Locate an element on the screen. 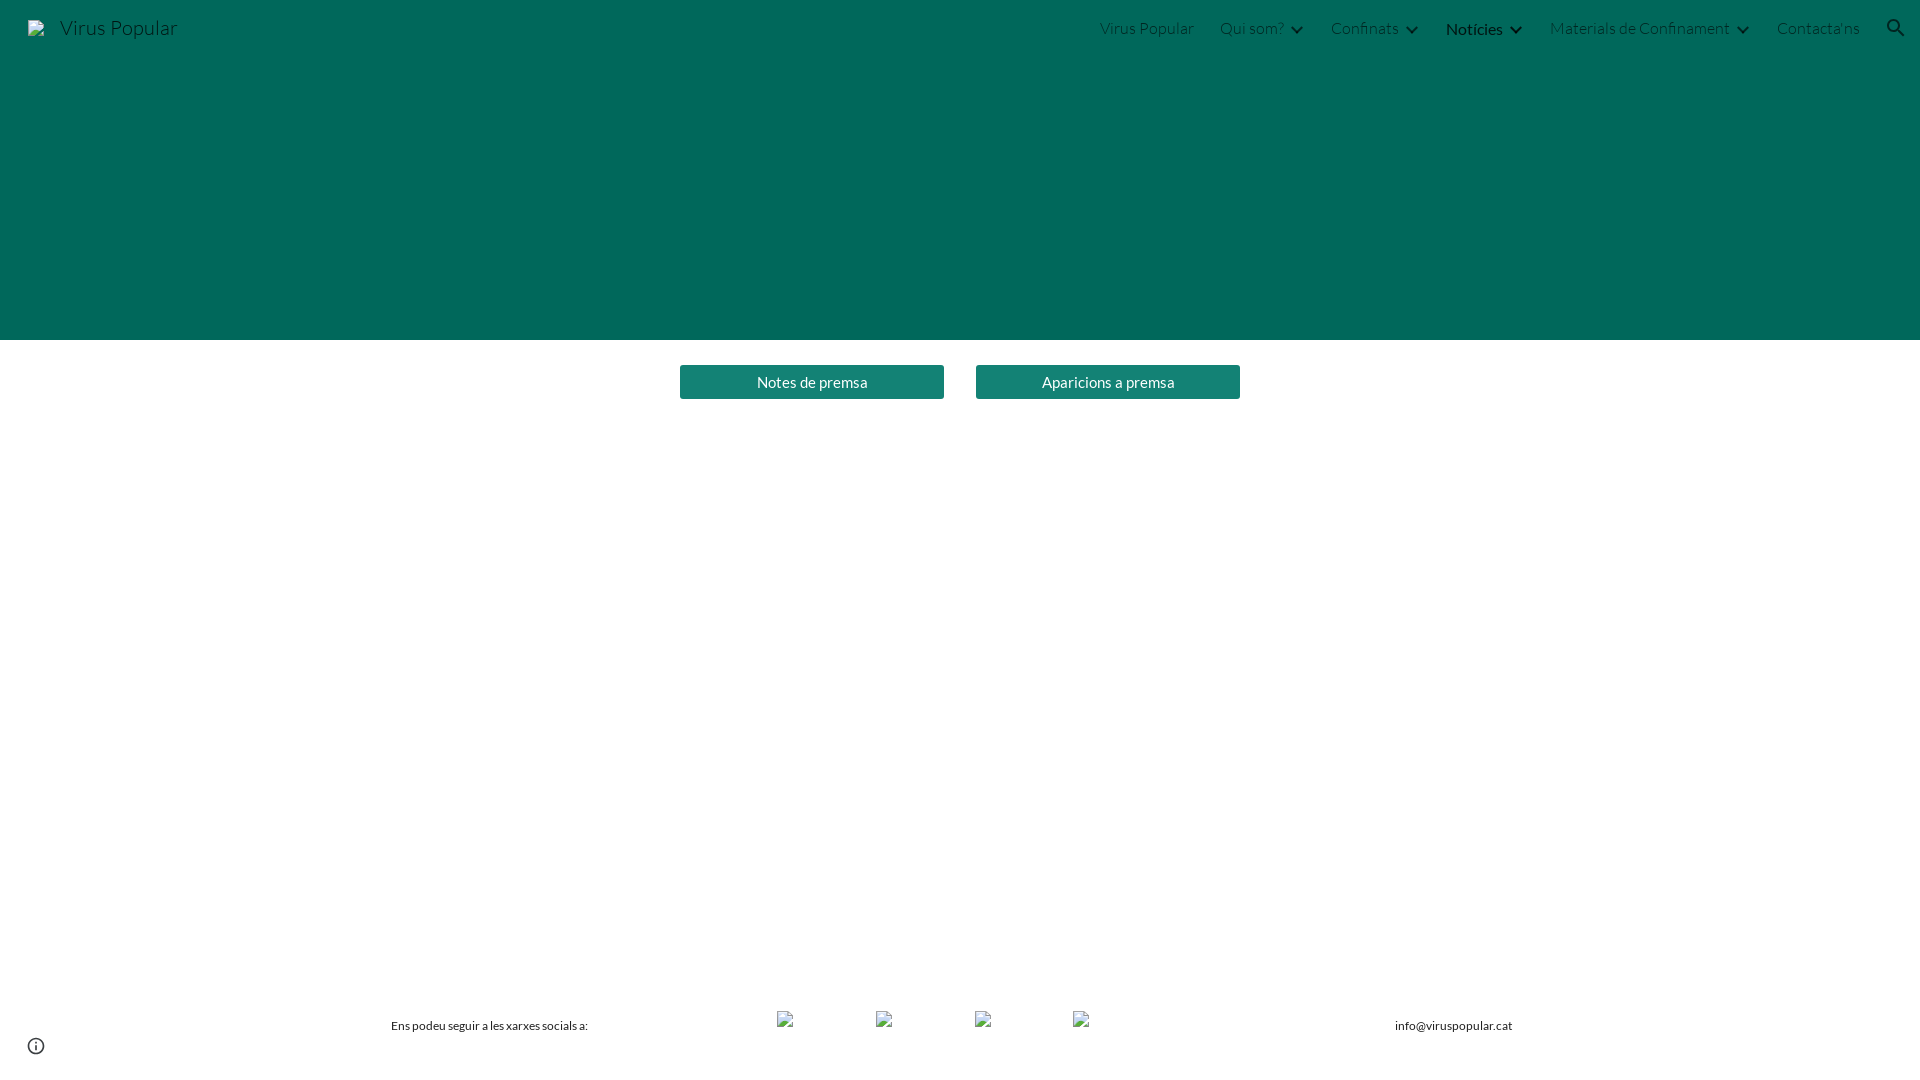 The image size is (1920, 1080). 'Notes de premsa' is located at coordinates (811, 381).